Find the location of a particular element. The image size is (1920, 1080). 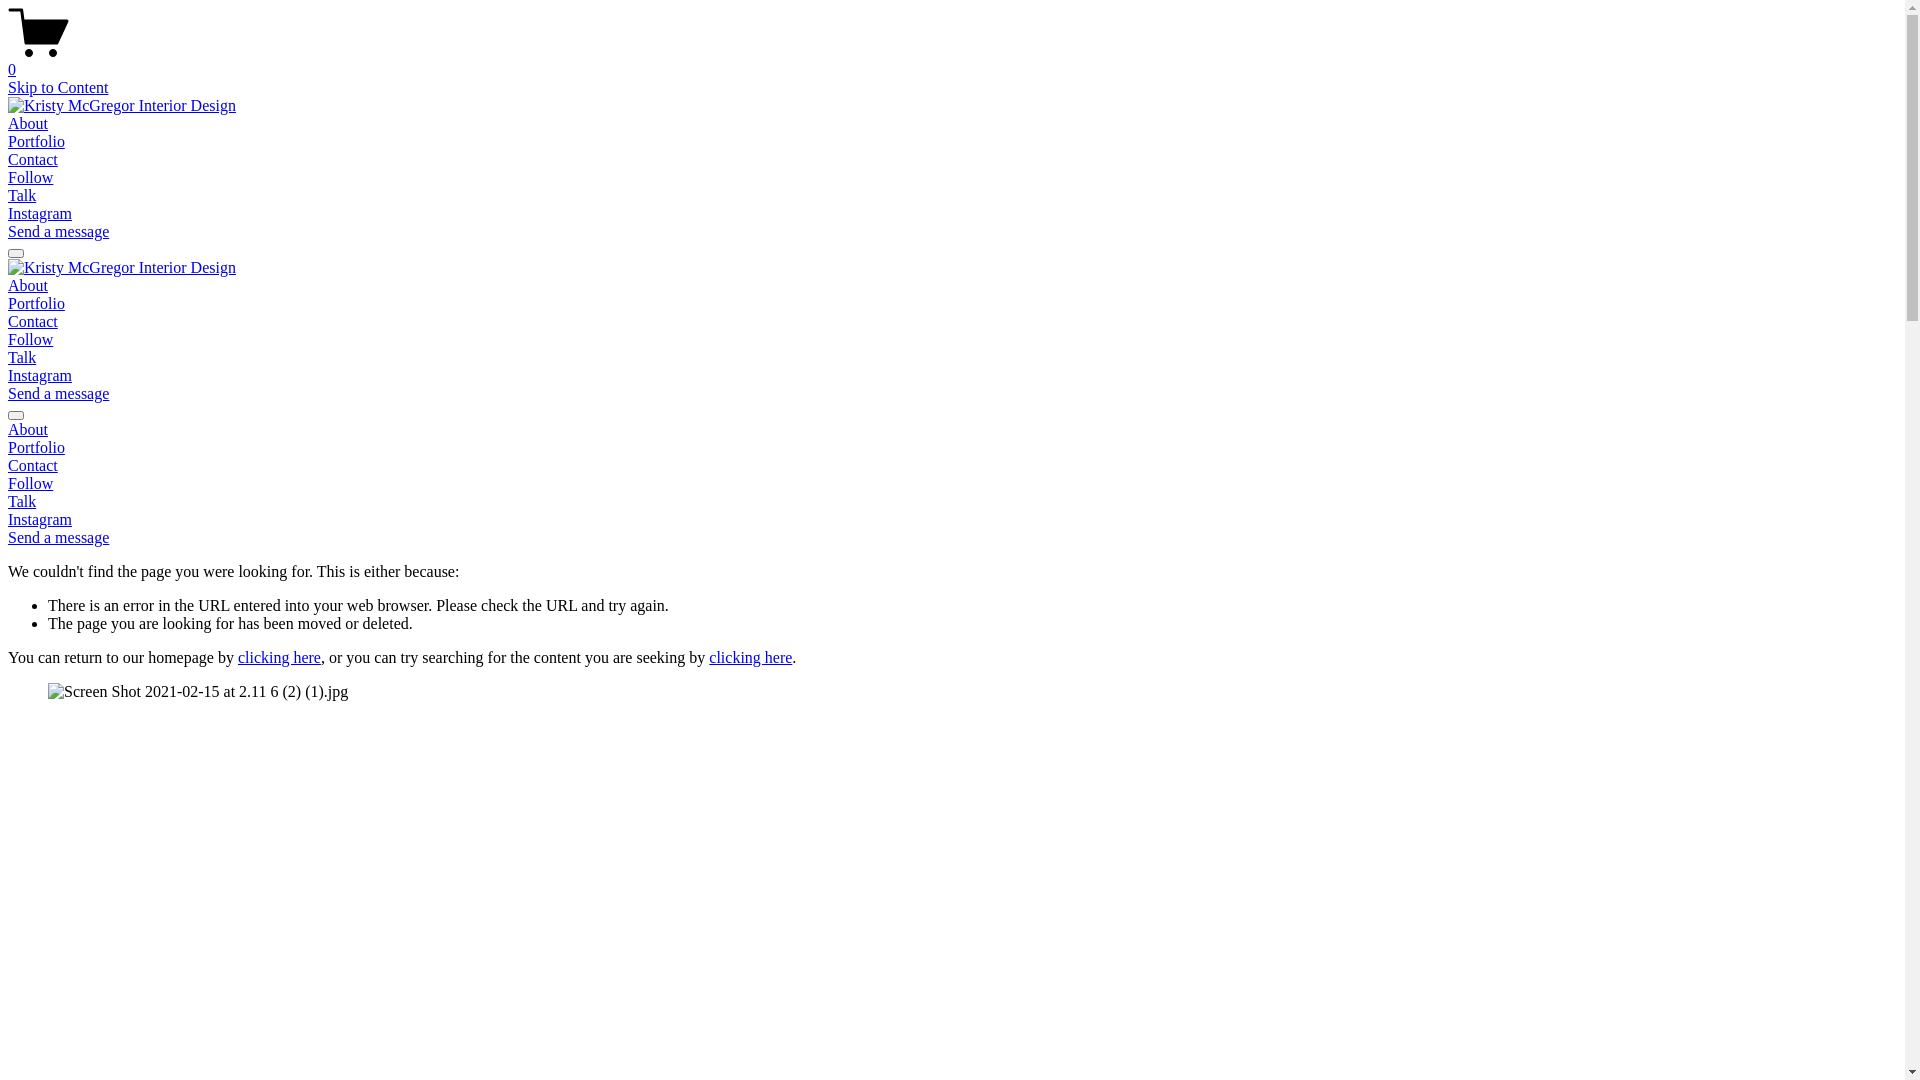

'Follow' is located at coordinates (30, 176).